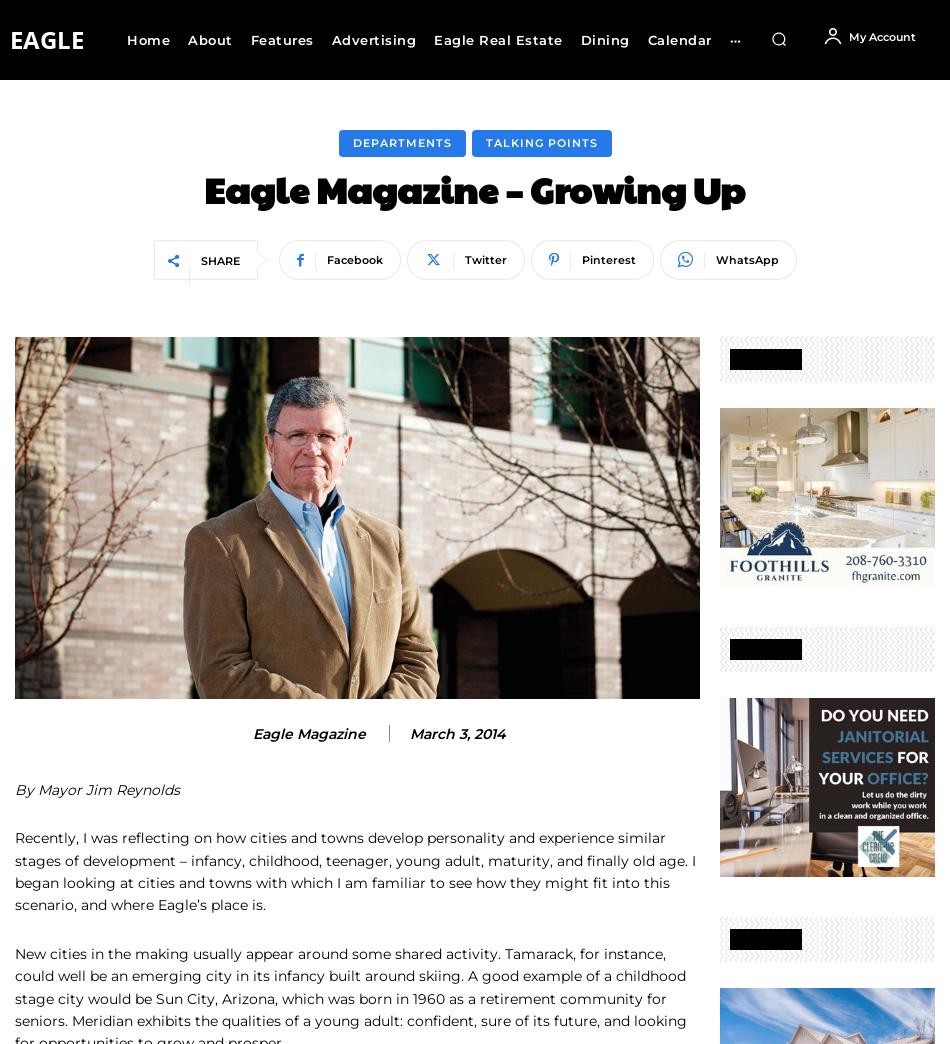 This screenshot has height=1044, width=950. What do you see at coordinates (47, 38) in the screenshot?
I see `'EAGLE'` at bounding box center [47, 38].